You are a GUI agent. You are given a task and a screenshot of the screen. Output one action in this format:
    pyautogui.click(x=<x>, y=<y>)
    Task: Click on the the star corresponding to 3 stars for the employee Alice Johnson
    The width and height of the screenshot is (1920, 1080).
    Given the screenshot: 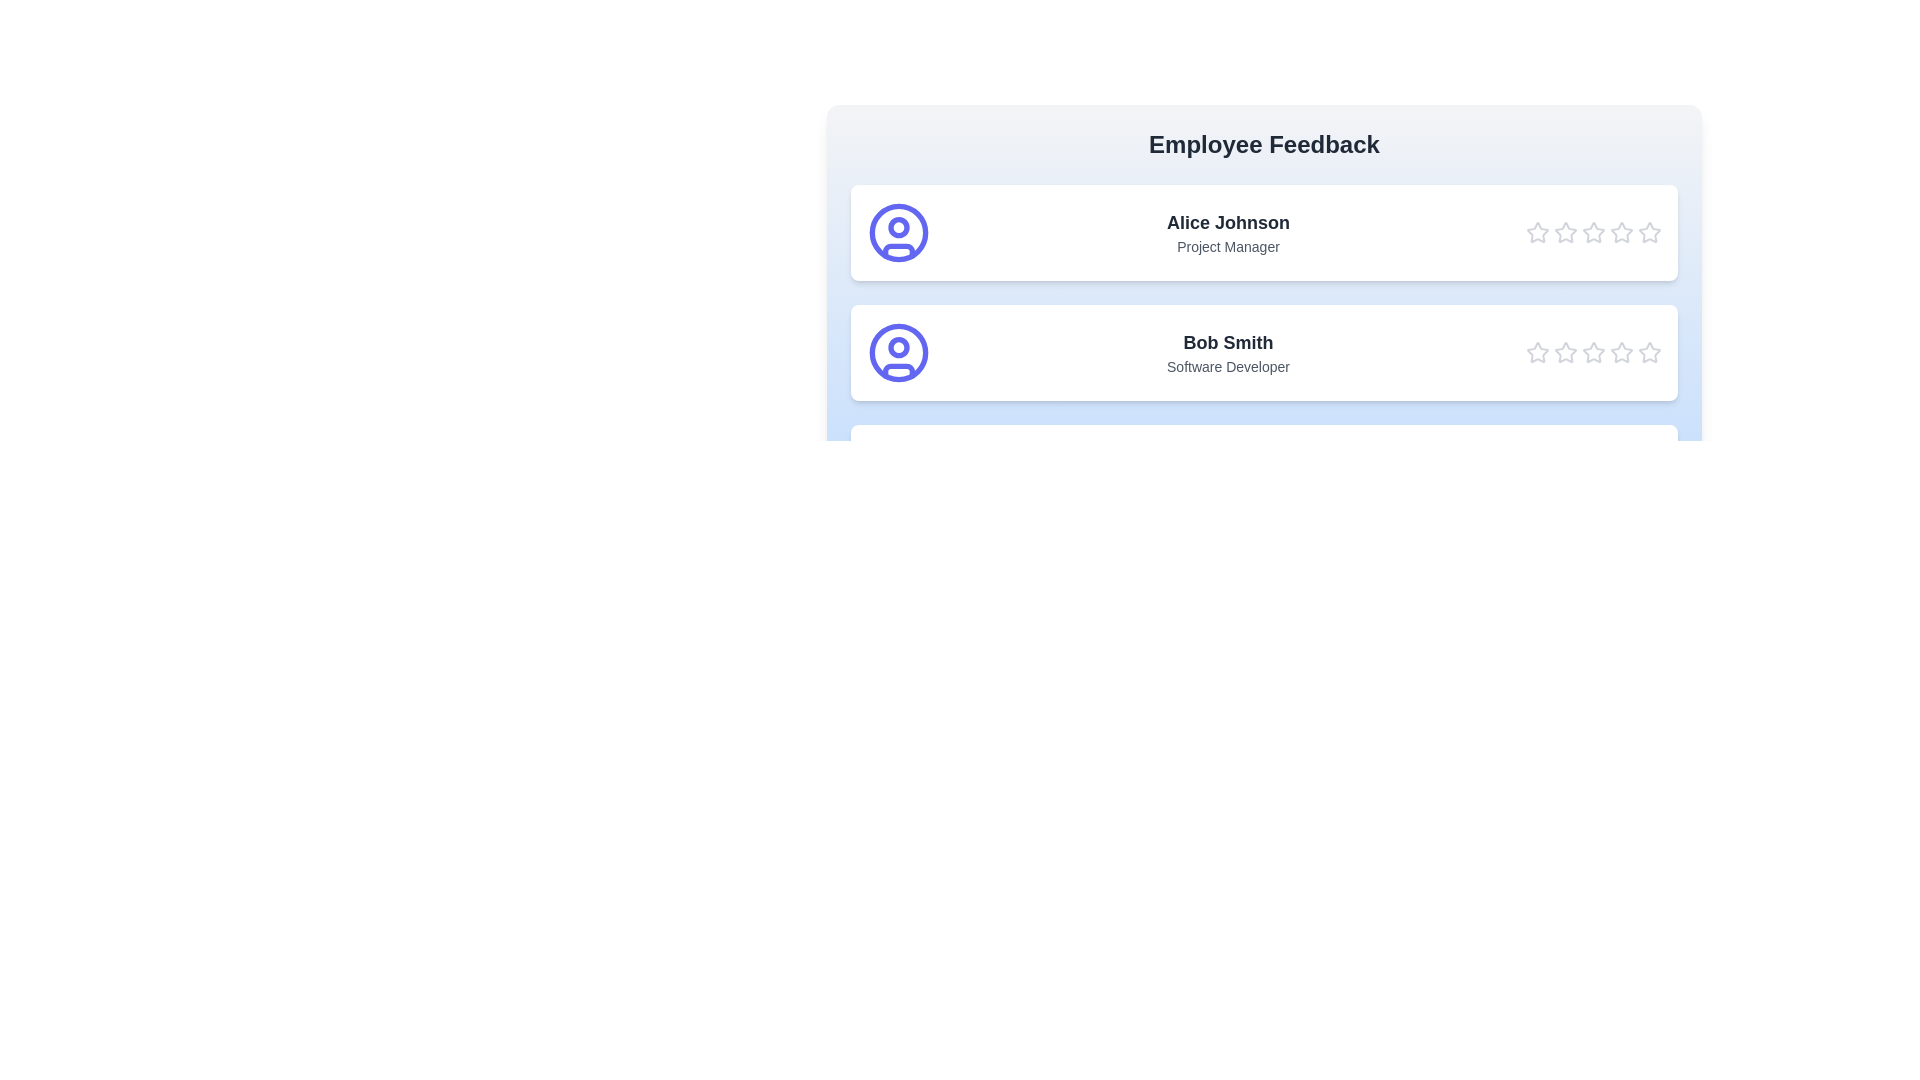 What is the action you would take?
    pyautogui.click(x=1592, y=231)
    